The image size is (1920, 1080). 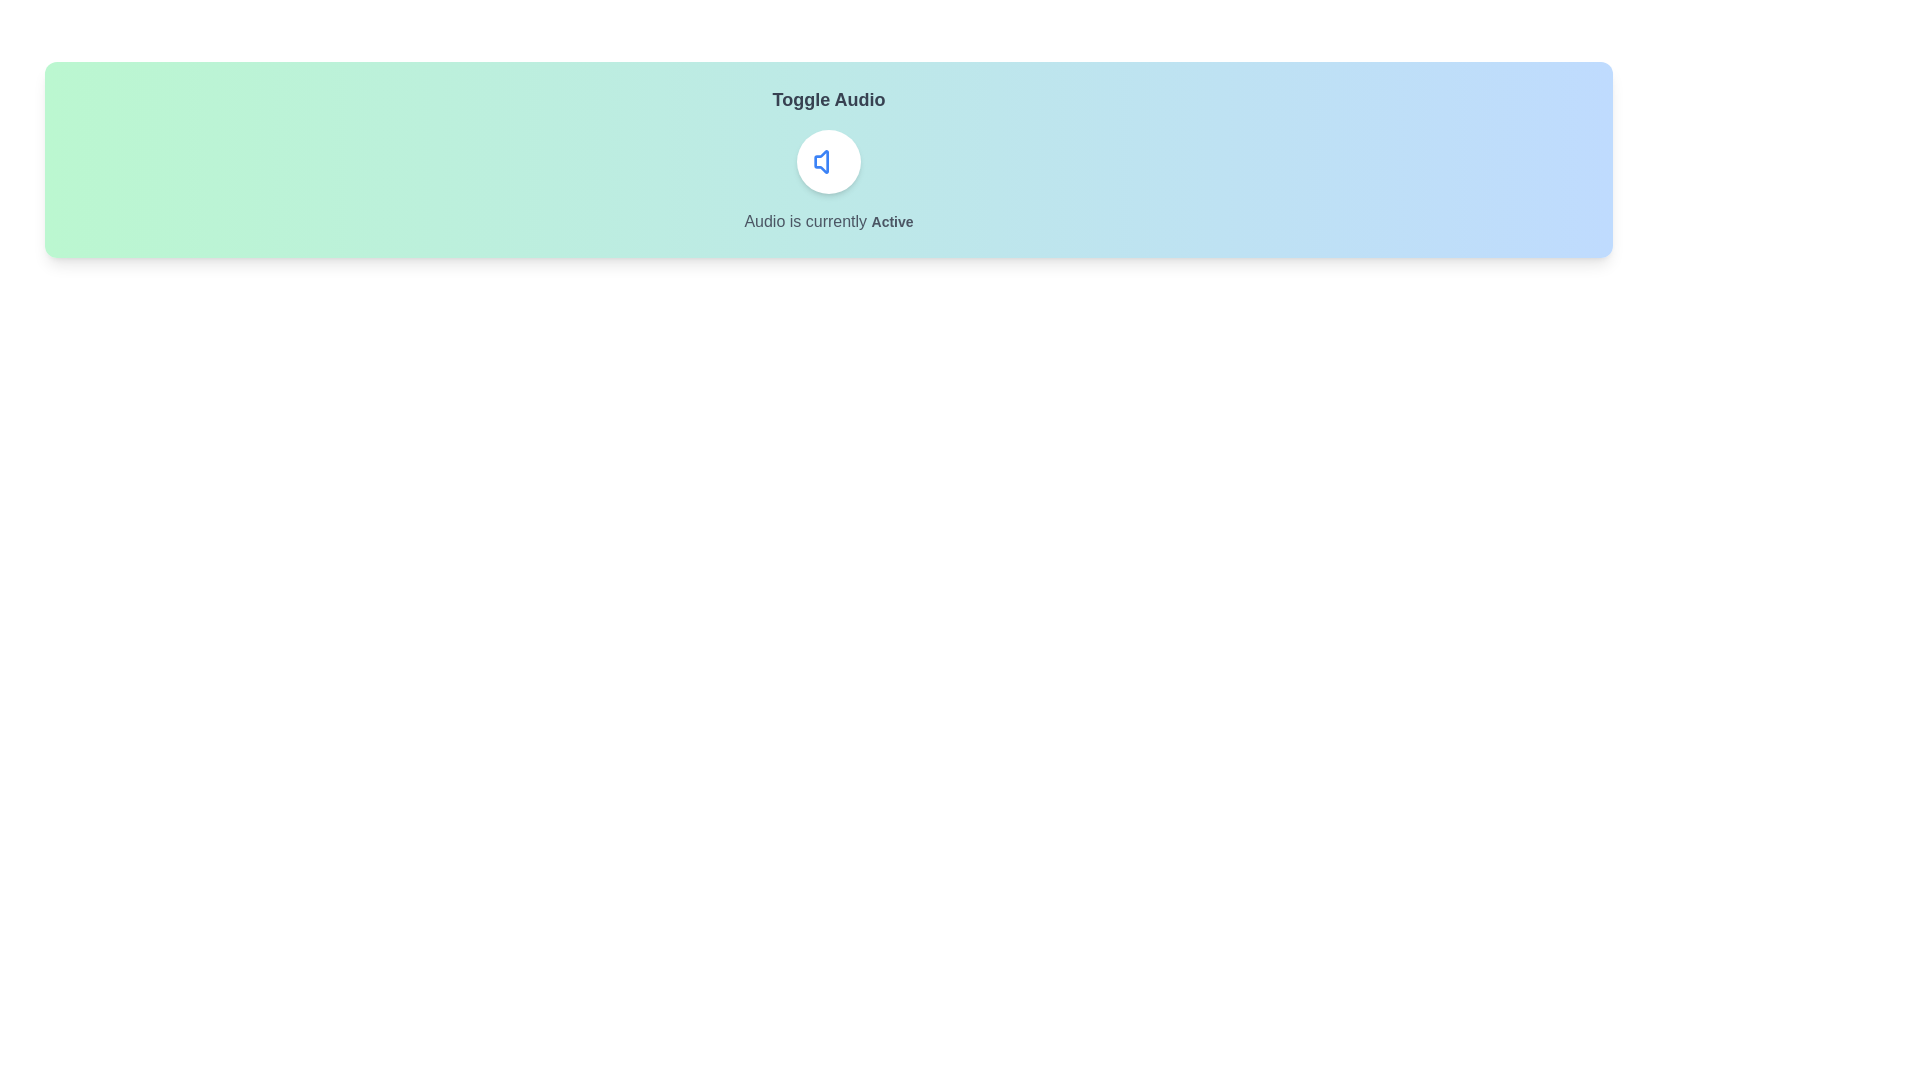 What do you see at coordinates (829, 161) in the screenshot?
I see `the audio toggle button to change its state` at bounding box center [829, 161].